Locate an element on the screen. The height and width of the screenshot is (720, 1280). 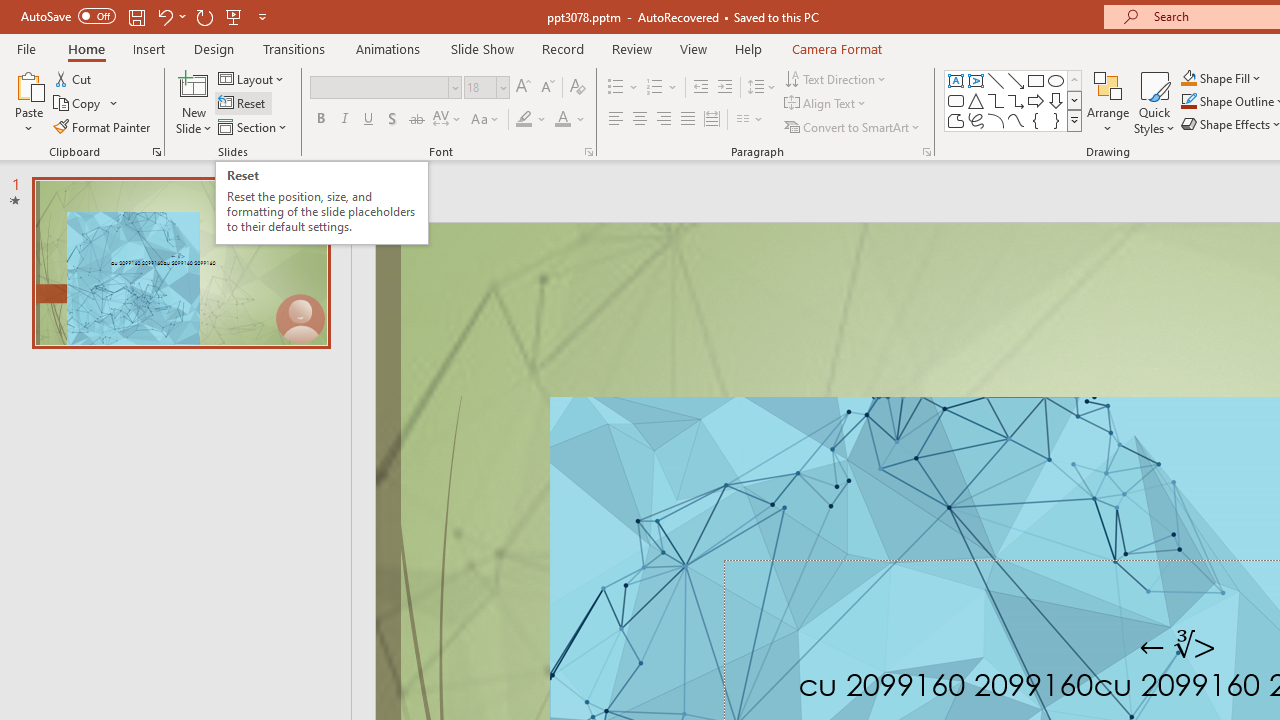
'Columns' is located at coordinates (749, 119).